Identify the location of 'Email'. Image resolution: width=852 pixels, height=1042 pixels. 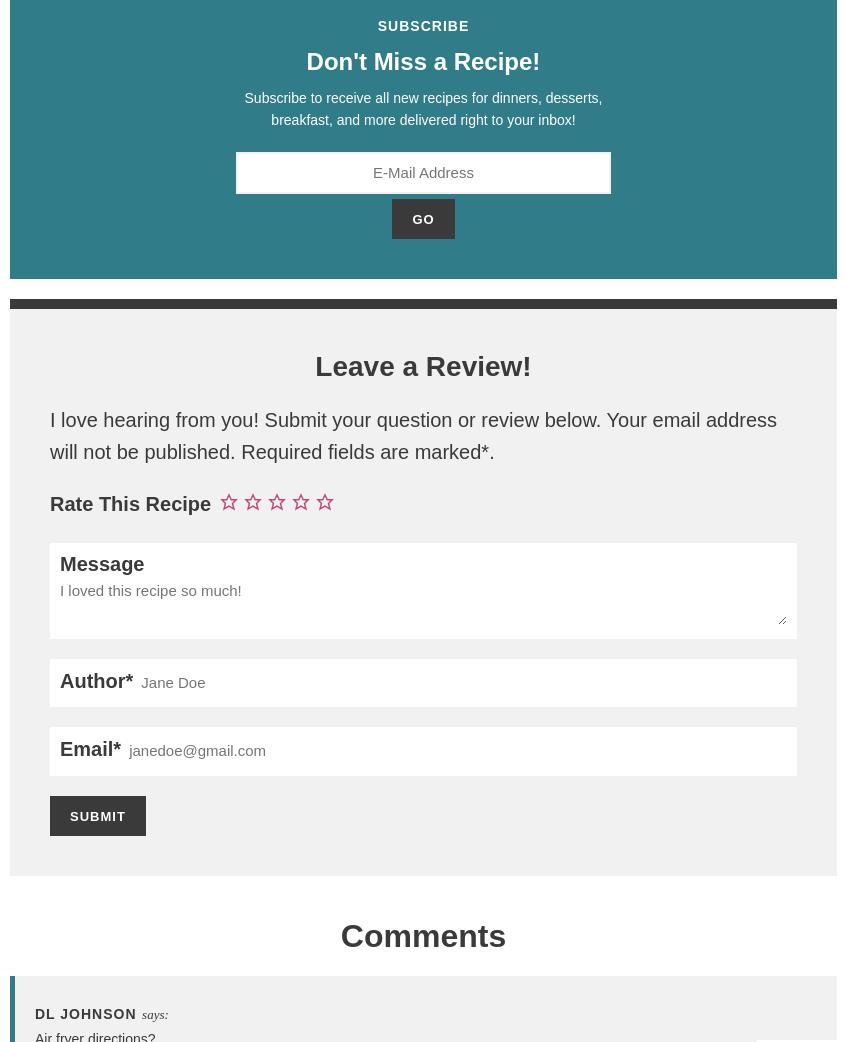
(85, 747).